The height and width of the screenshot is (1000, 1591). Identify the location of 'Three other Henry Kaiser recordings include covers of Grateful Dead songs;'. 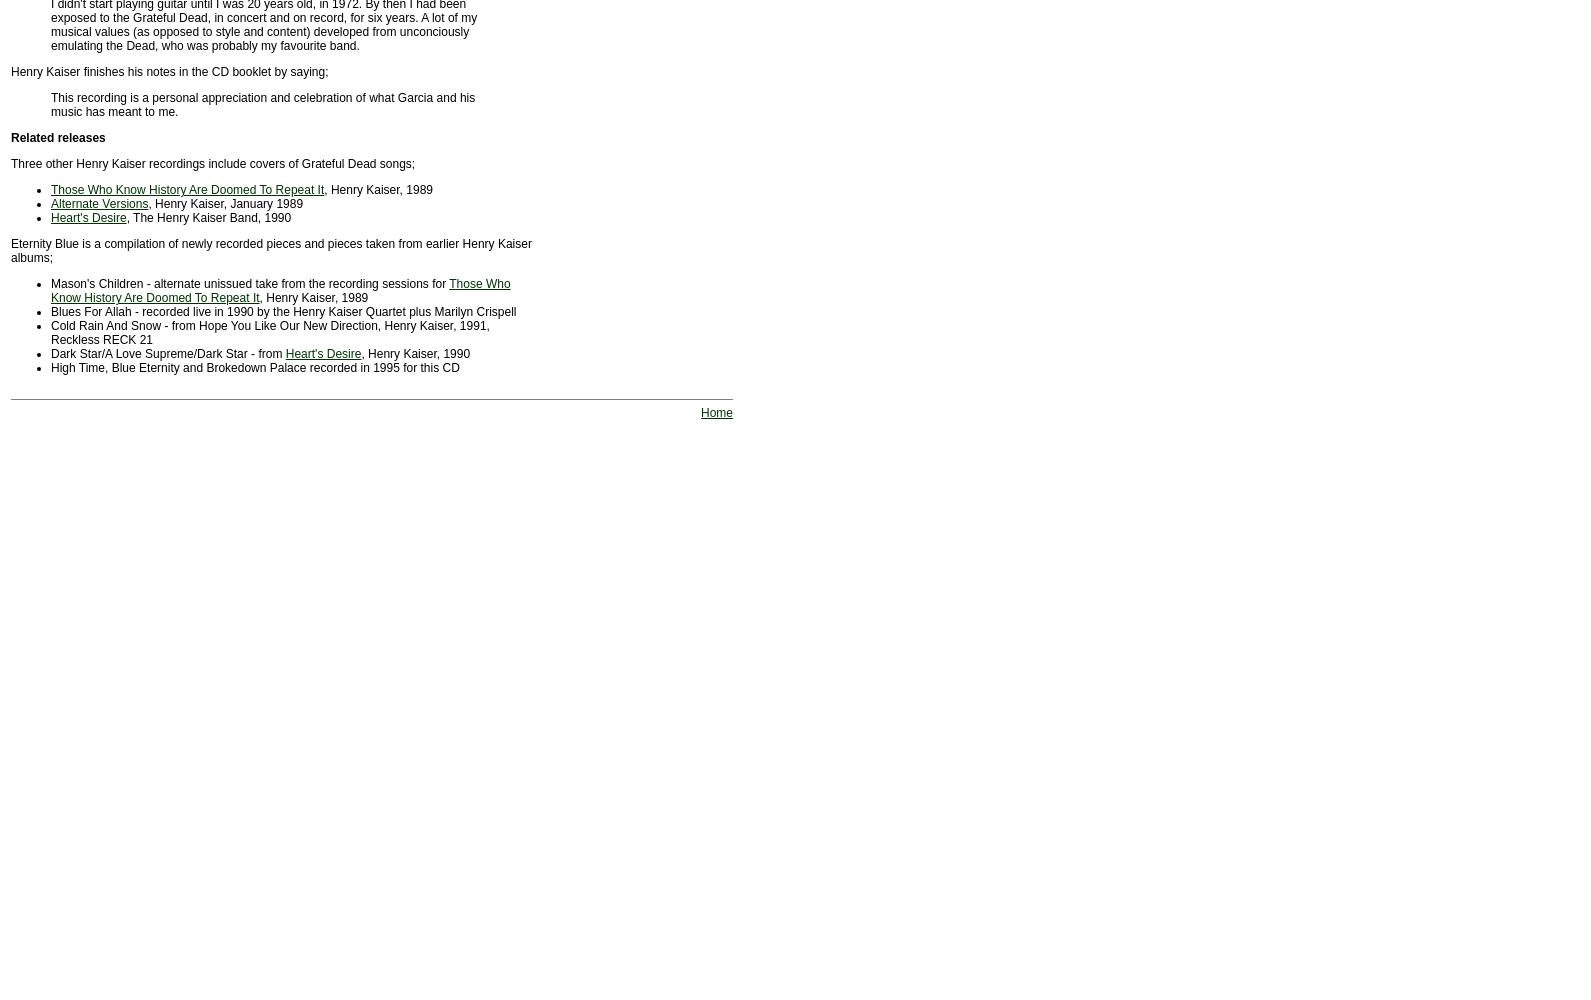
(10, 164).